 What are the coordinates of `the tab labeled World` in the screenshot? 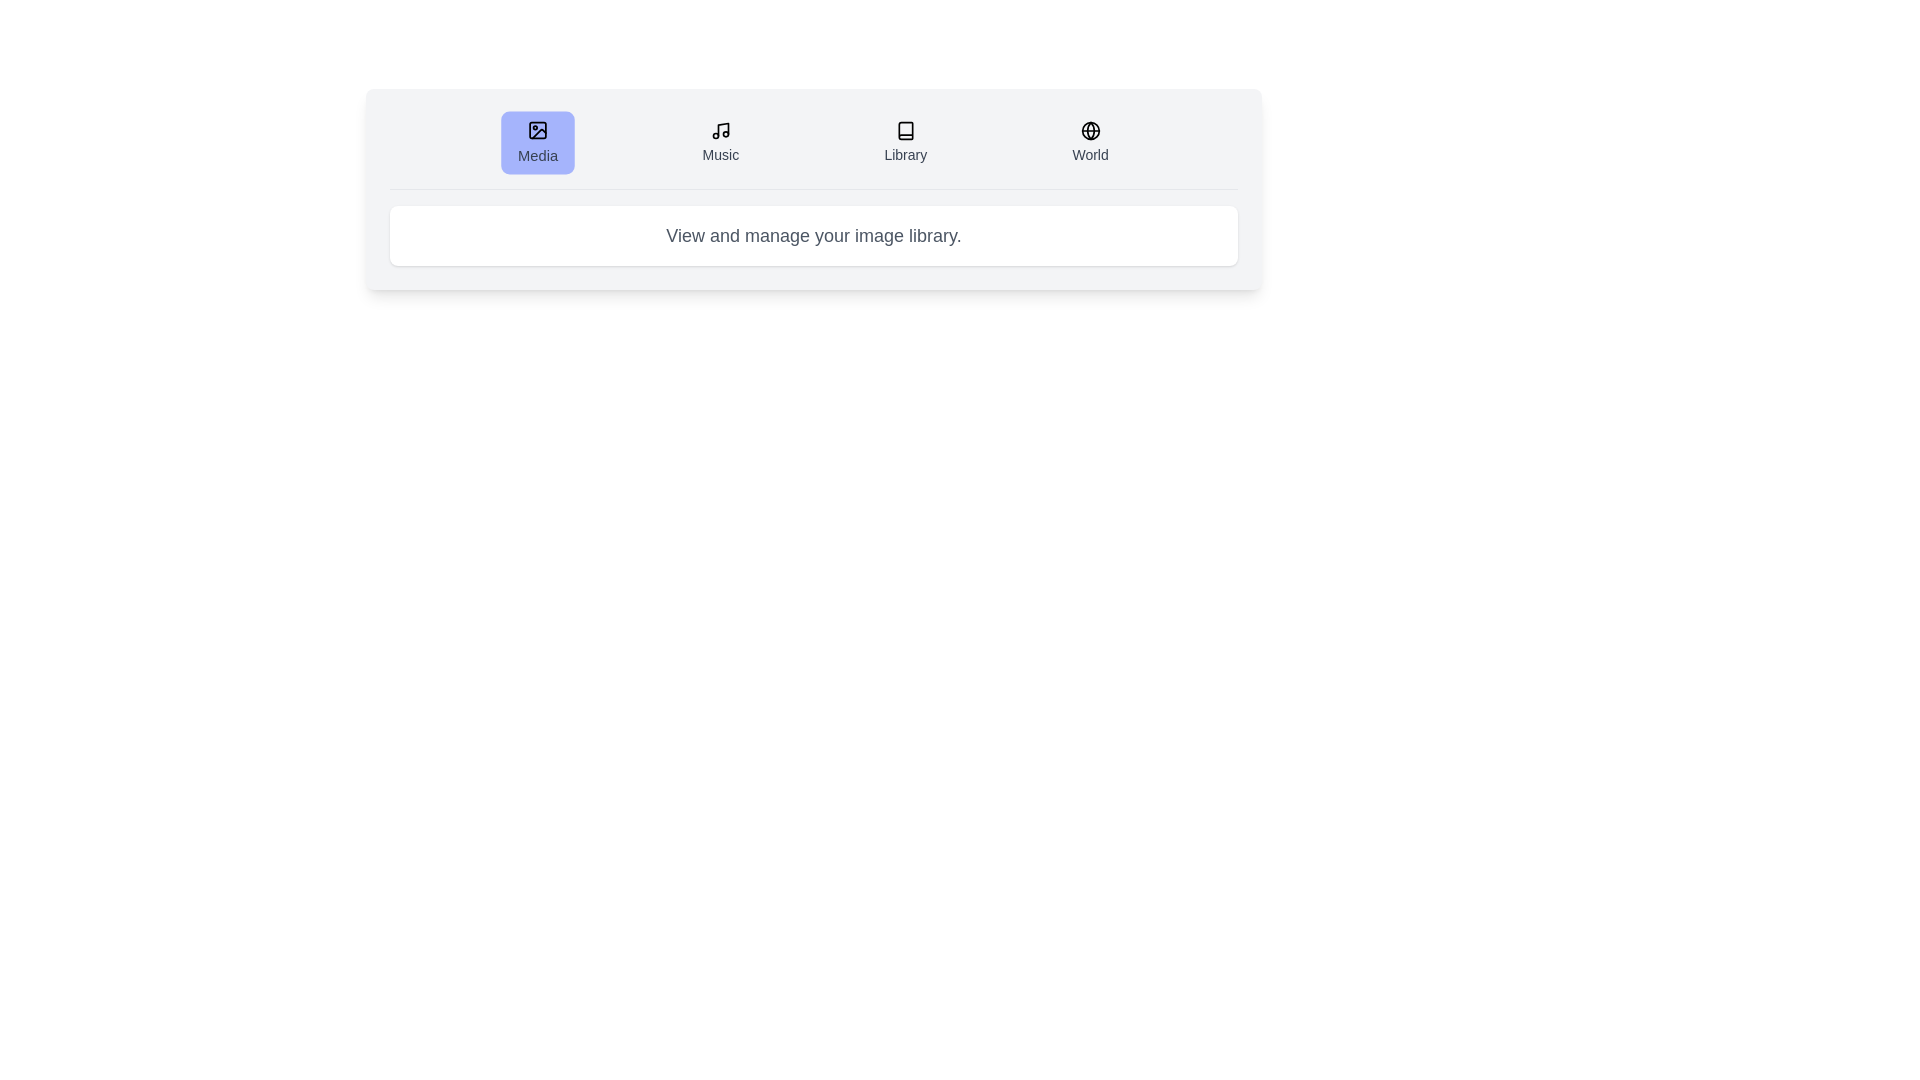 It's located at (1088, 141).